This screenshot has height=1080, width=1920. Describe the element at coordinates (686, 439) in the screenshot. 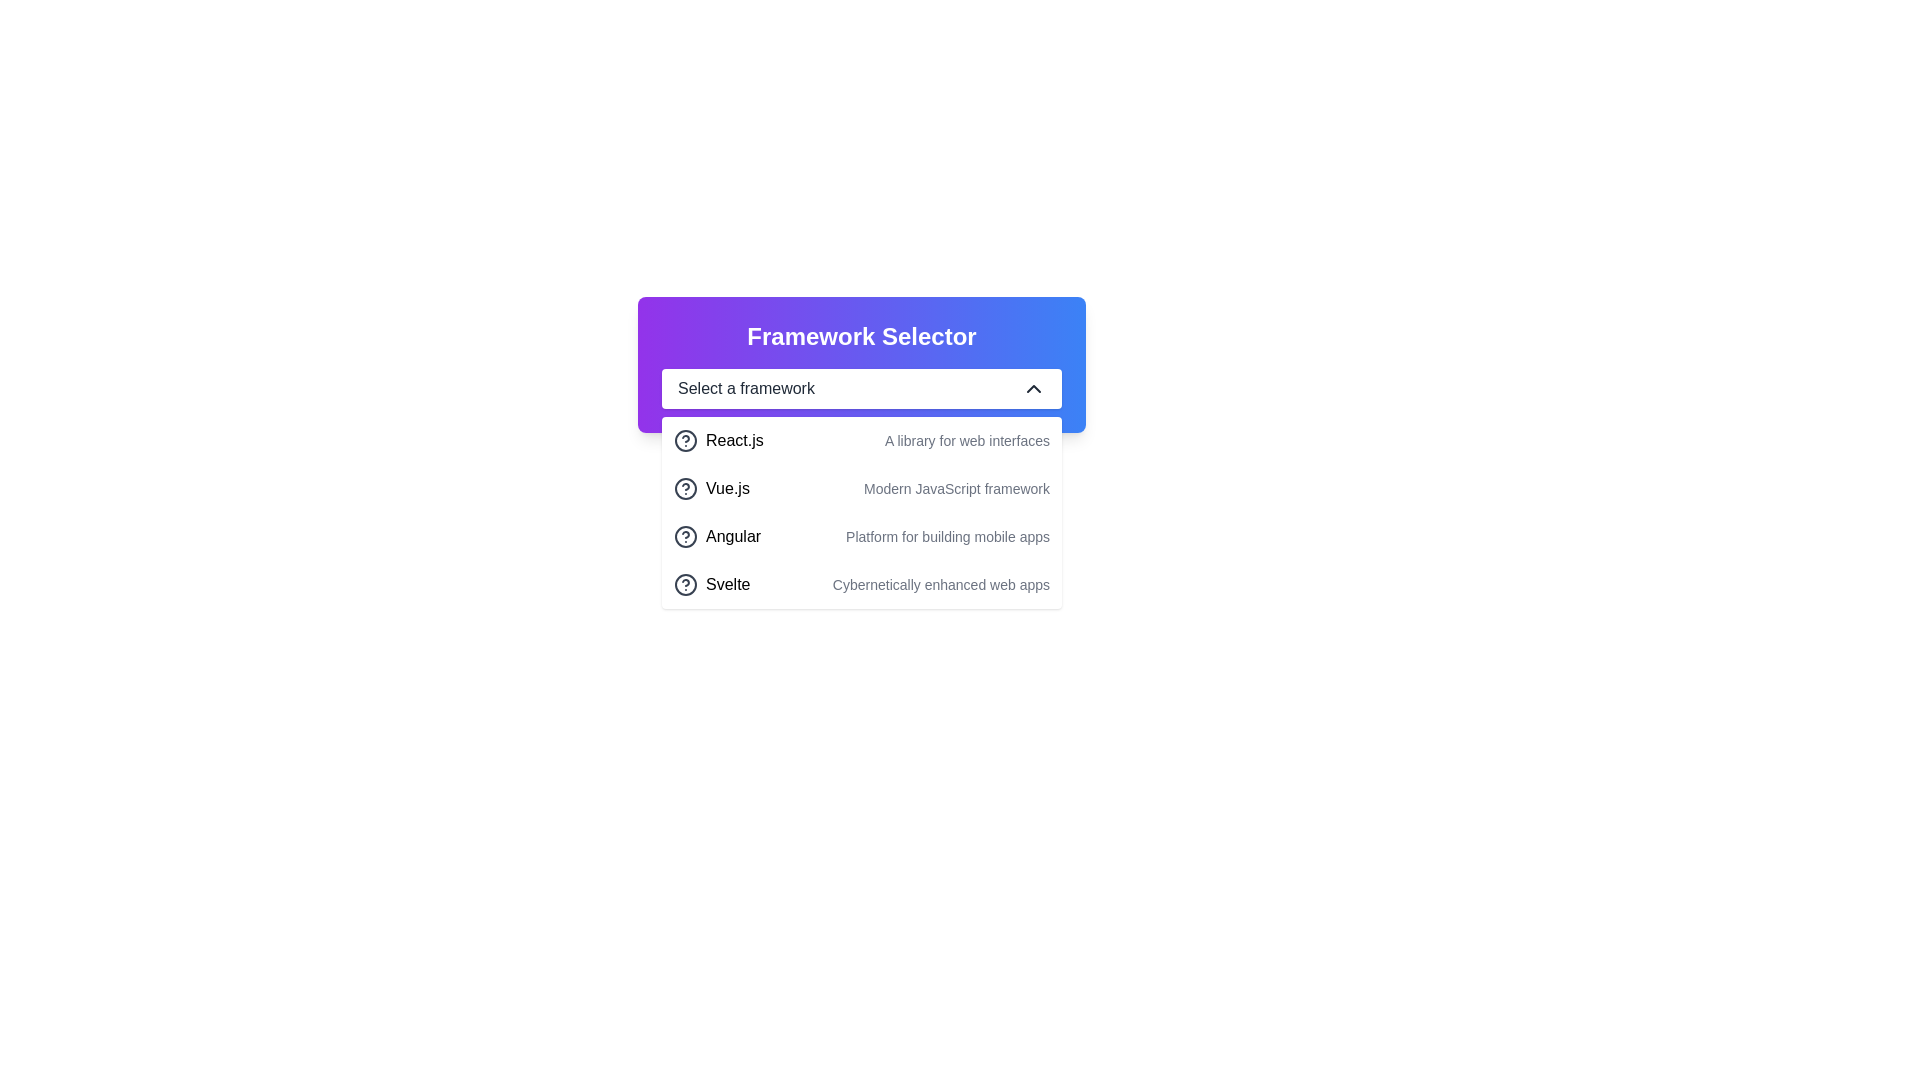

I see `the SVG Circle element that is part of the question mark icon within the framework selector dropdown list, located to the left of the 'Vue.js' item` at that location.